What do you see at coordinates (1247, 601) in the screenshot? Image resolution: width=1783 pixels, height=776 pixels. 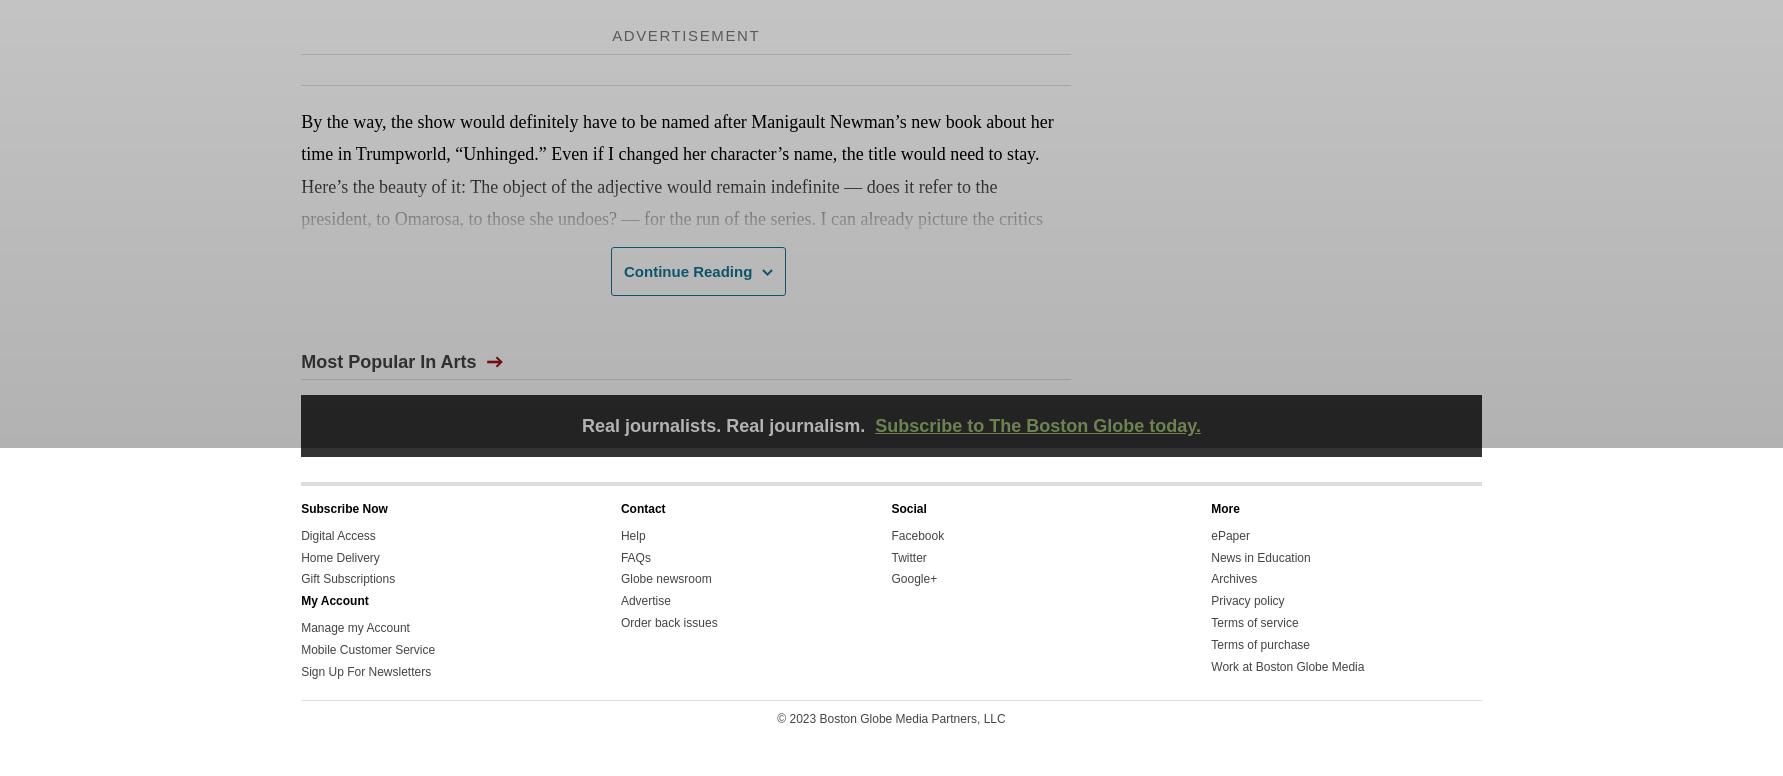 I see `'Privacy policy'` at bounding box center [1247, 601].